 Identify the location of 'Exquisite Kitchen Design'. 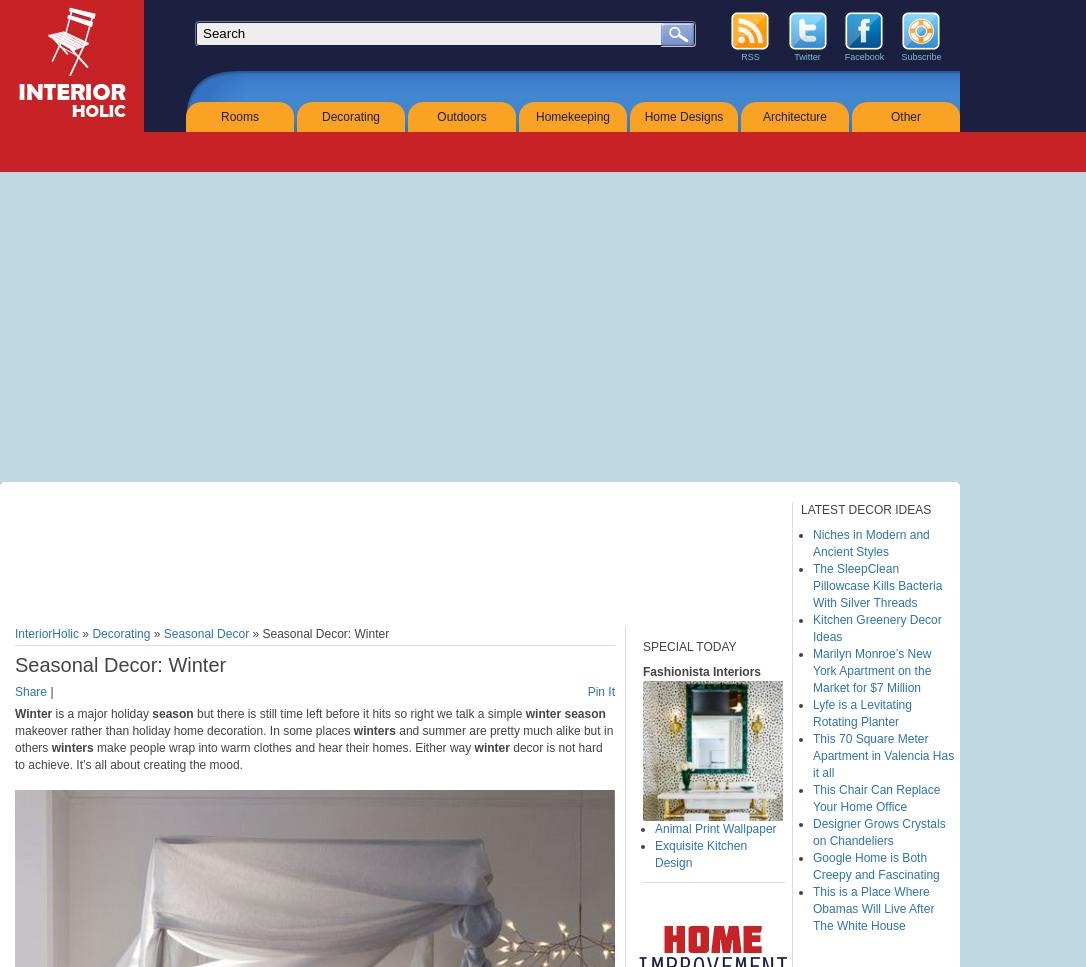
(653, 854).